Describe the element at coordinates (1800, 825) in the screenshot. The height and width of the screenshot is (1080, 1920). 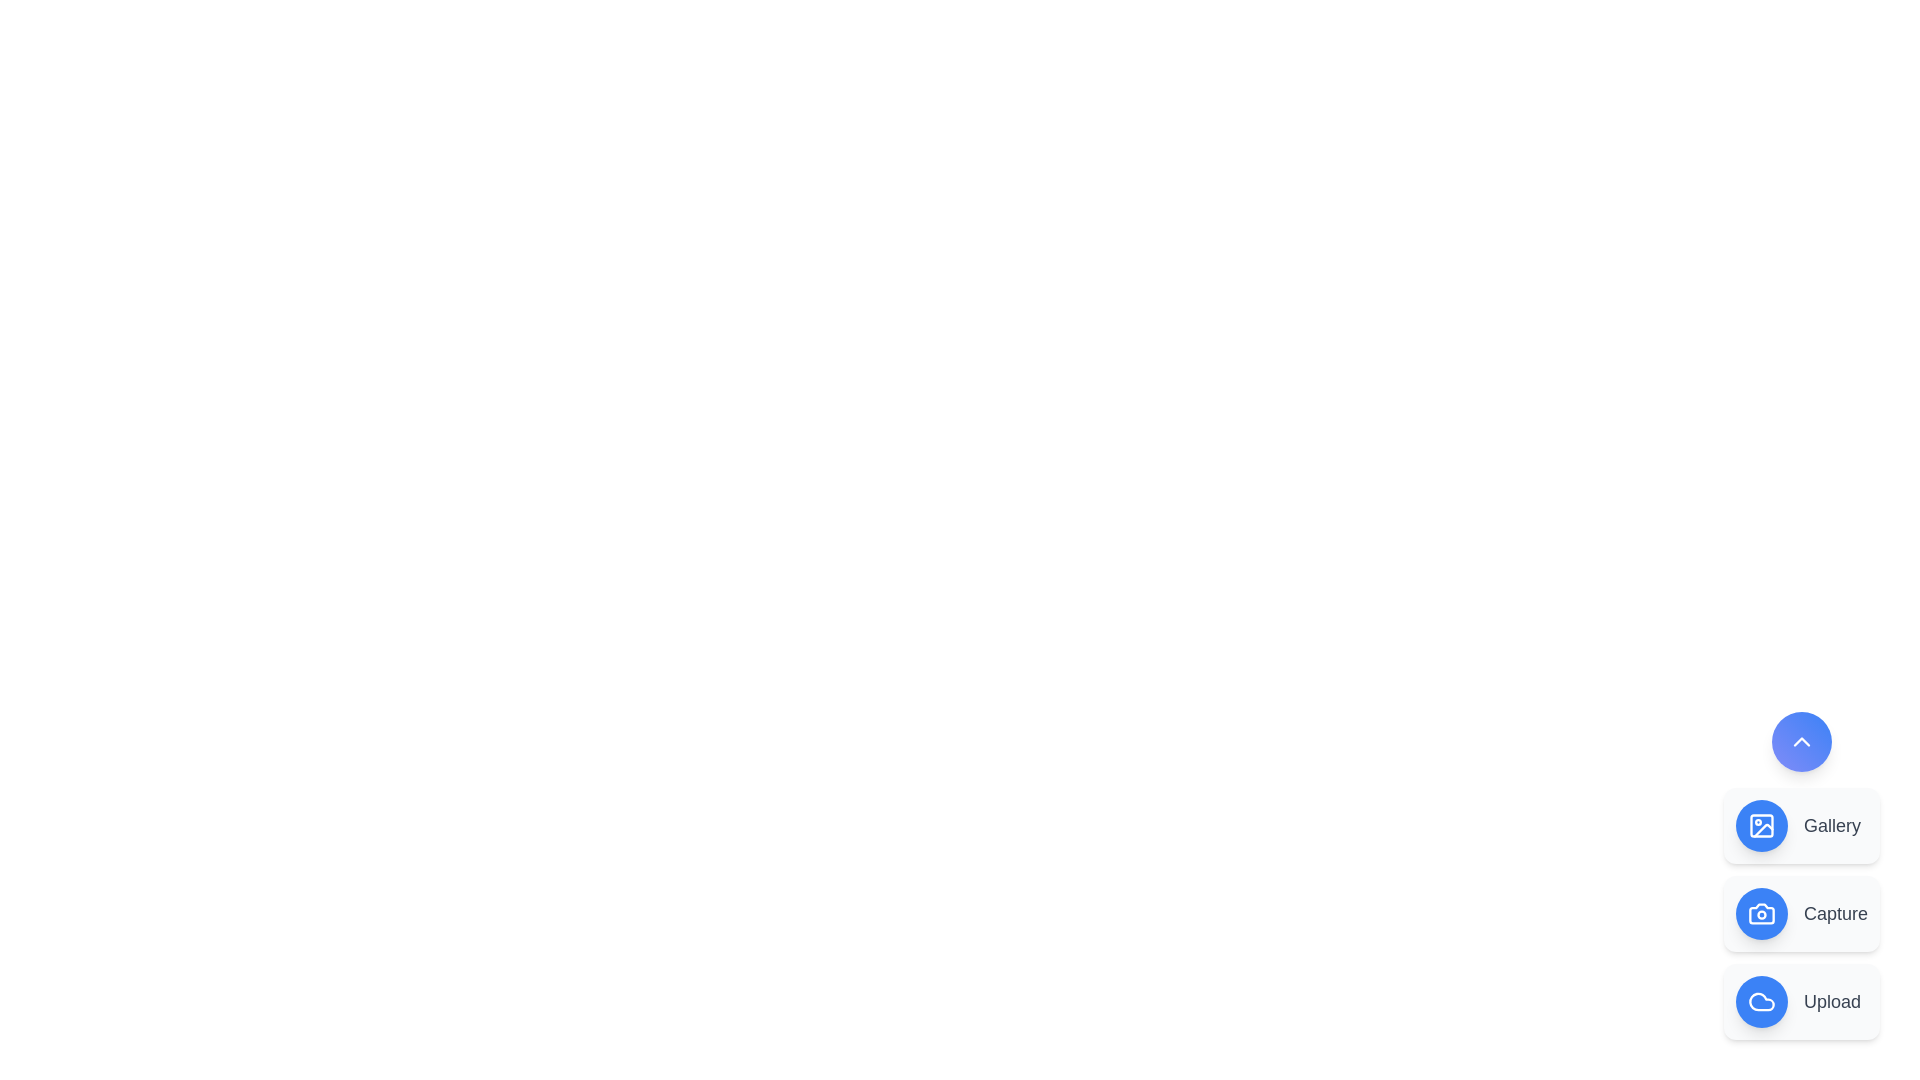
I see `the 'Gallery' option in the menu` at that location.